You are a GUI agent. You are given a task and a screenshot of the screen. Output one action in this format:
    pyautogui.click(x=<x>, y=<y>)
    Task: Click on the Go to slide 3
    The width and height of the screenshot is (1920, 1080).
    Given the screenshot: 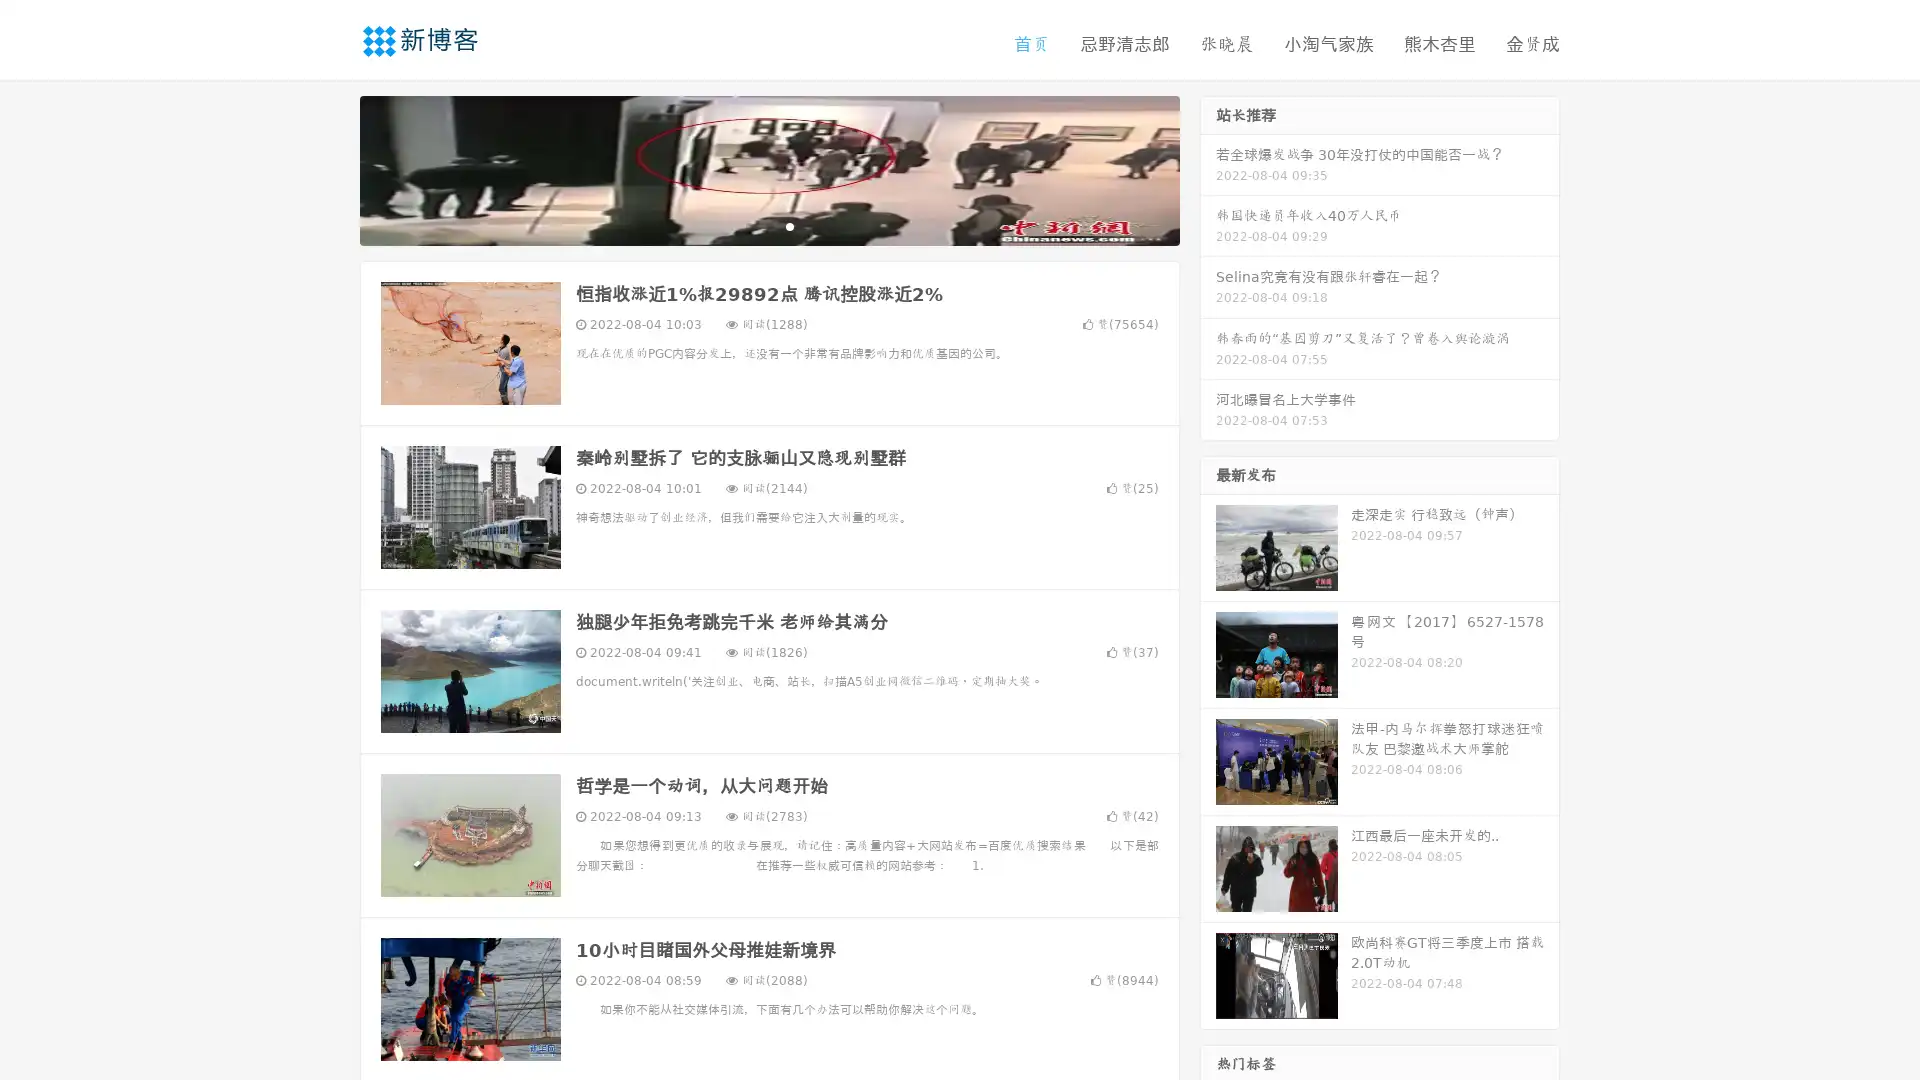 What is the action you would take?
    pyautogui.click(x=789, y=225)
    